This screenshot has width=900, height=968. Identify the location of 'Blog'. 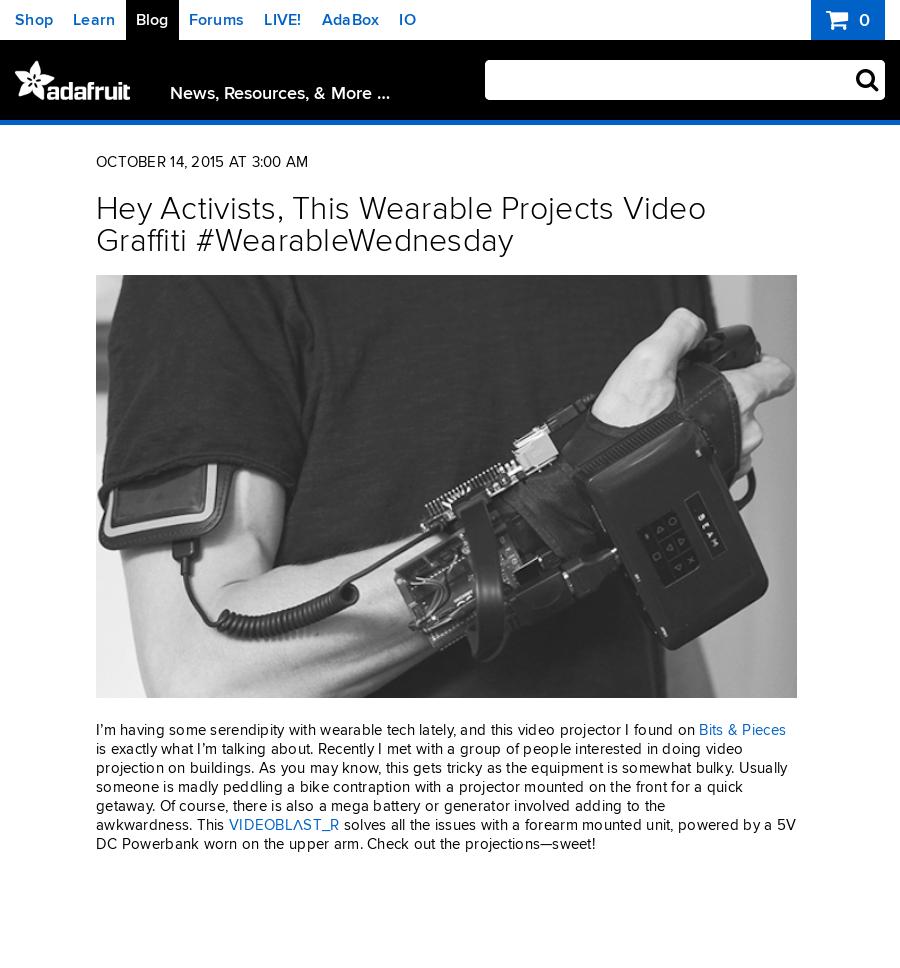
(151, 19).